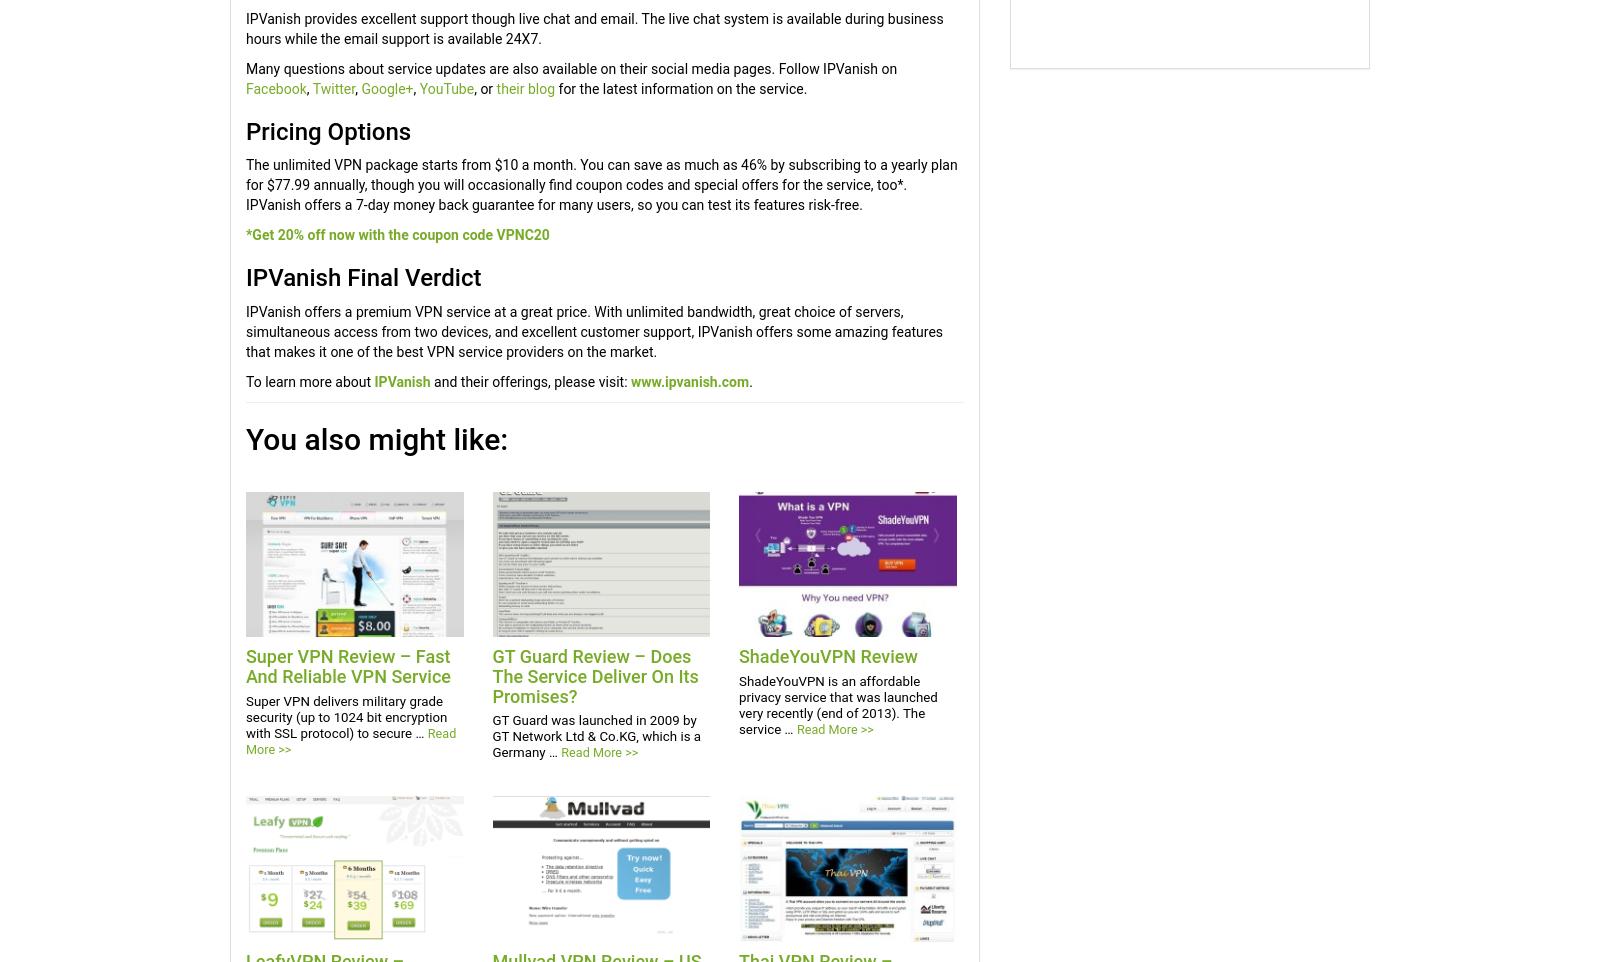 The width and height of the screenshot is (1600, 962). I want to click on 'Many questions about service updates are also available on their social media pages. Follow IPVanish on', so click(245, 68).